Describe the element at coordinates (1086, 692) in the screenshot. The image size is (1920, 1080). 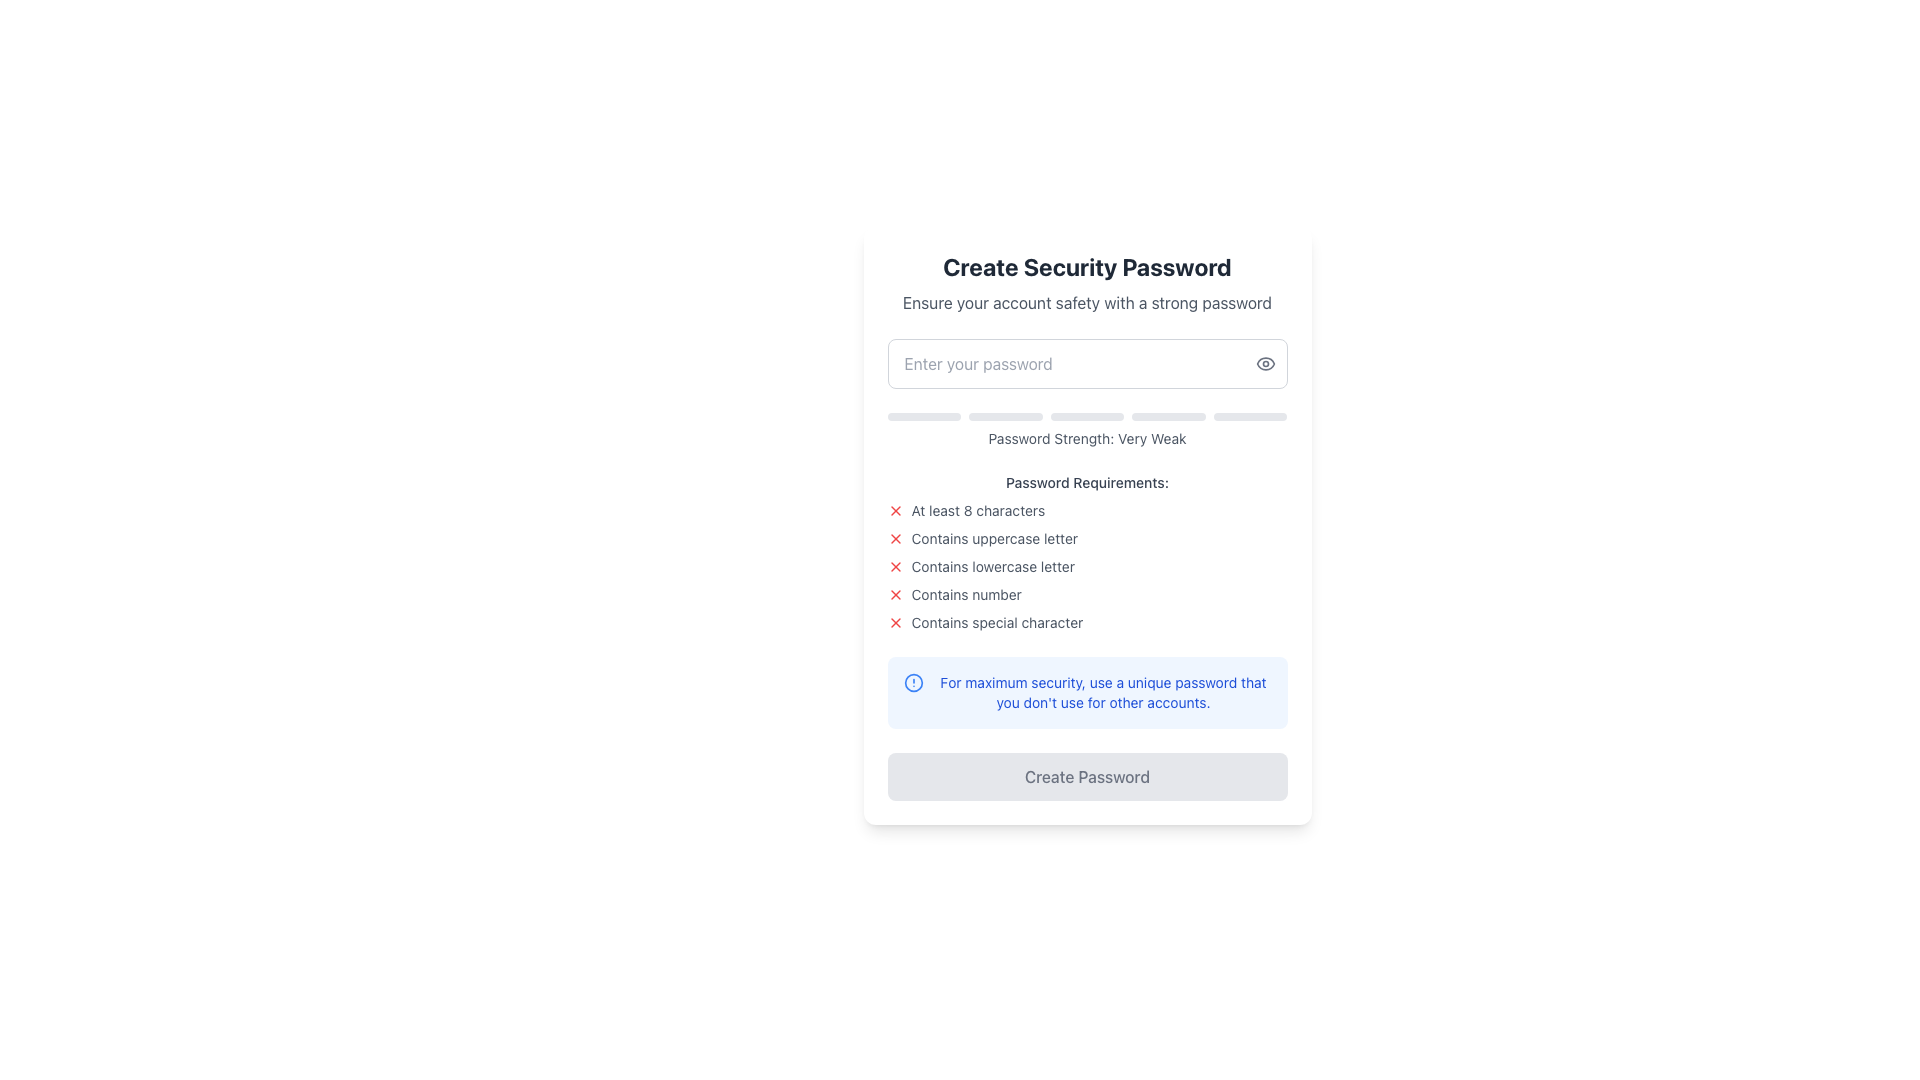
I see `the informational notification box that displays a security tip about using a unique password, located above the 'Create Password' button in the 'Create Security Password' modal` at that location.